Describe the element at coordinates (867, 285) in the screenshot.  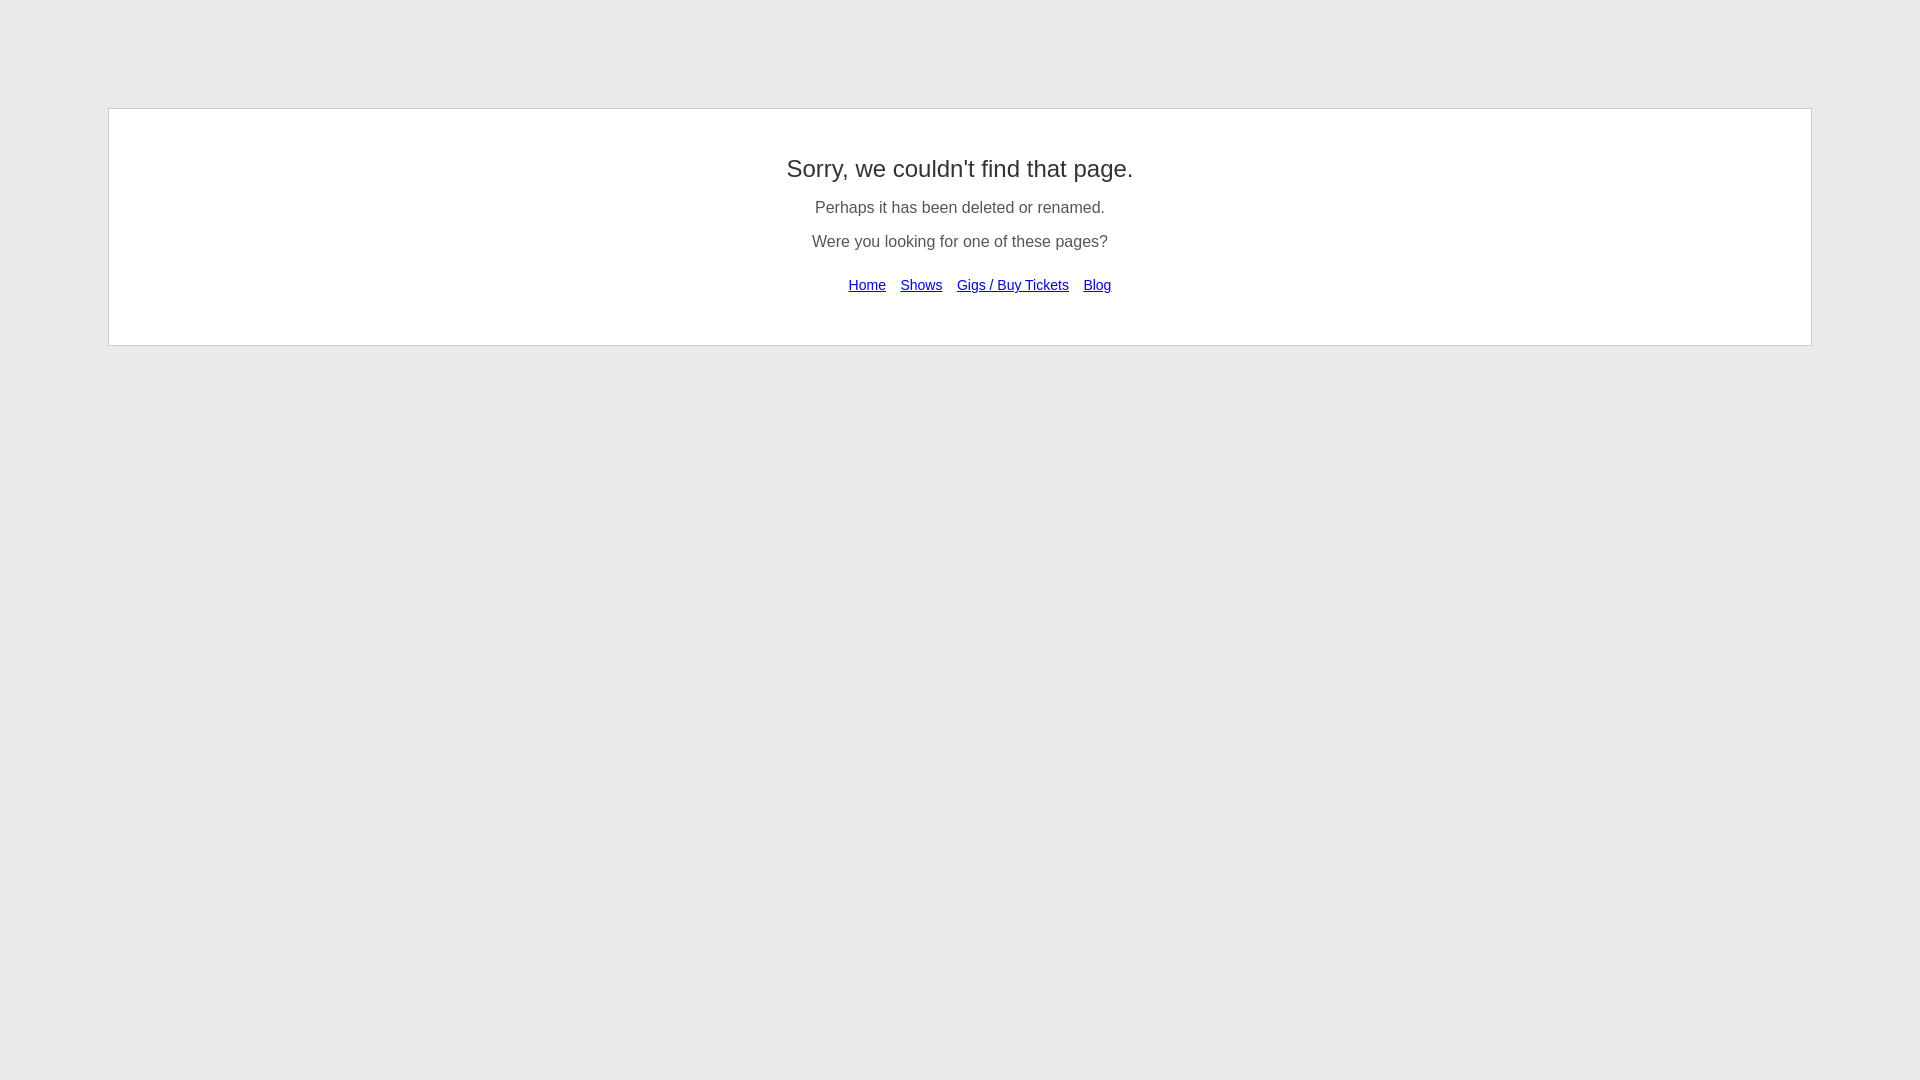
I see `'Home'` at that location.